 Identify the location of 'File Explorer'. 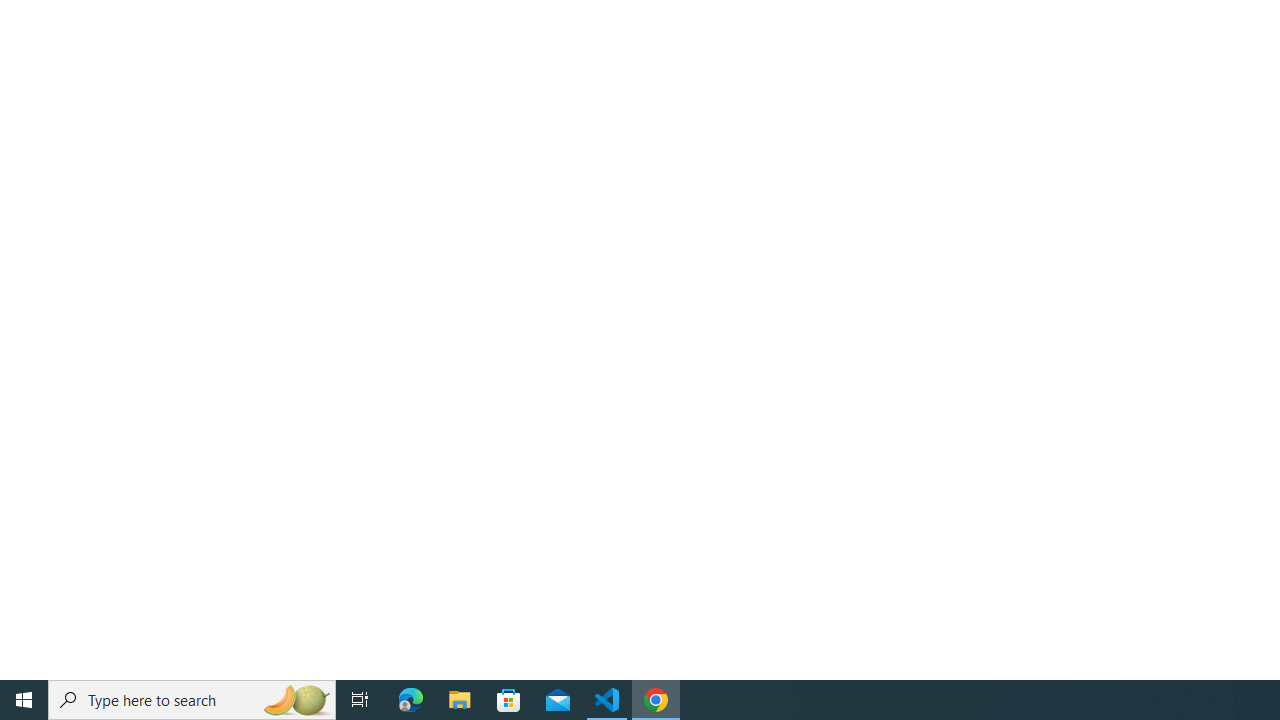
(459, 698).